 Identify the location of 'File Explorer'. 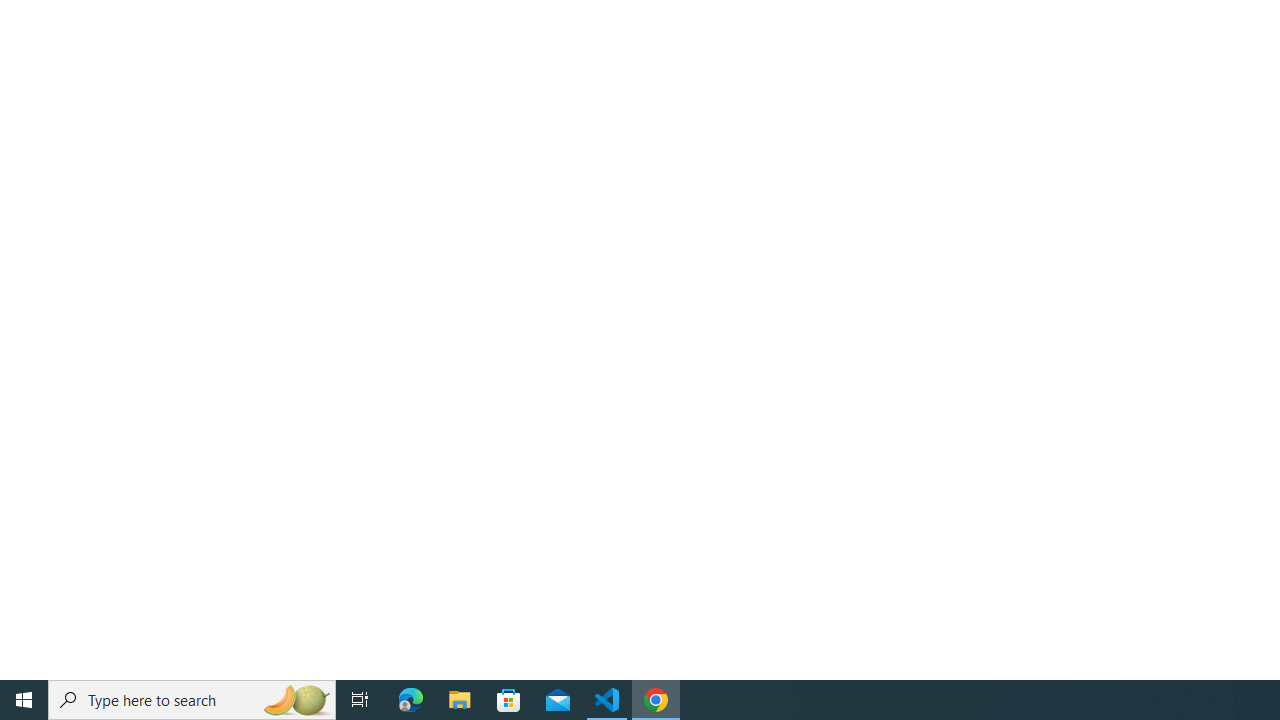
(459, 698).